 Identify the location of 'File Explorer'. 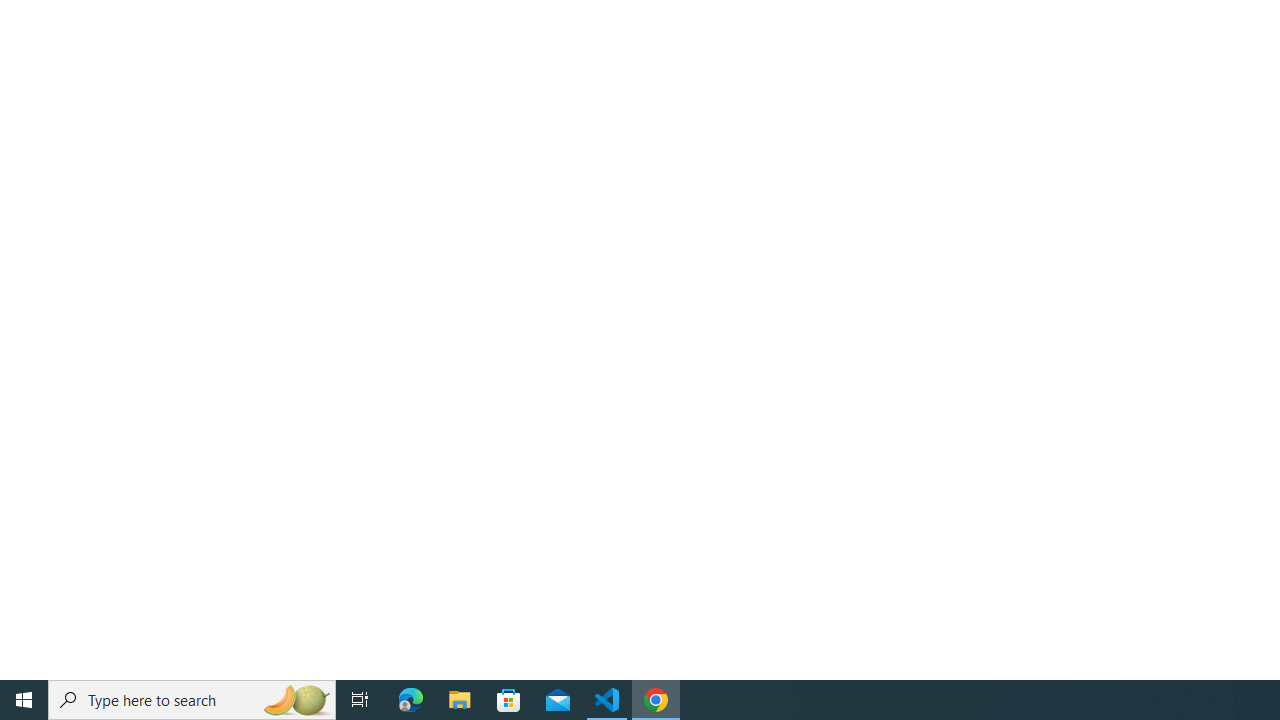
(459, 698).